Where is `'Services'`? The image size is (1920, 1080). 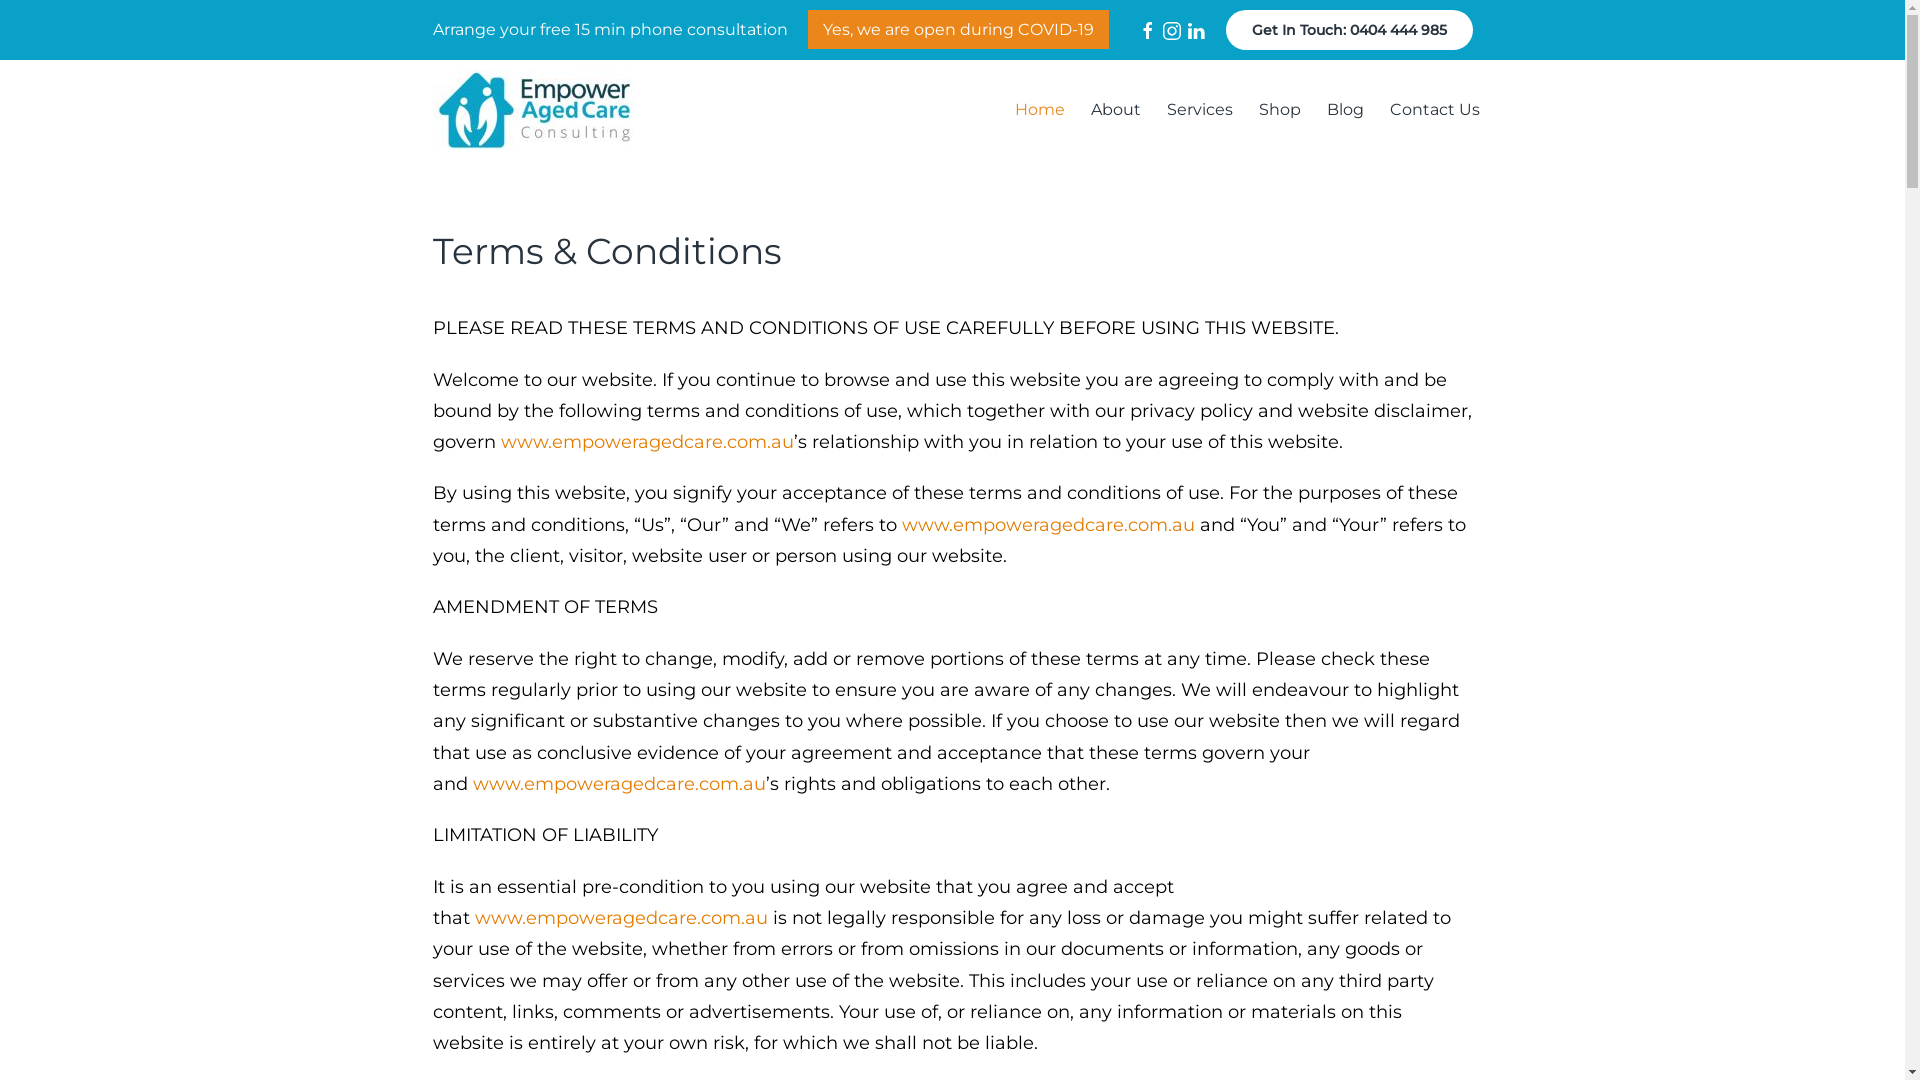
'Services' is located at coordinates (1200, 110).